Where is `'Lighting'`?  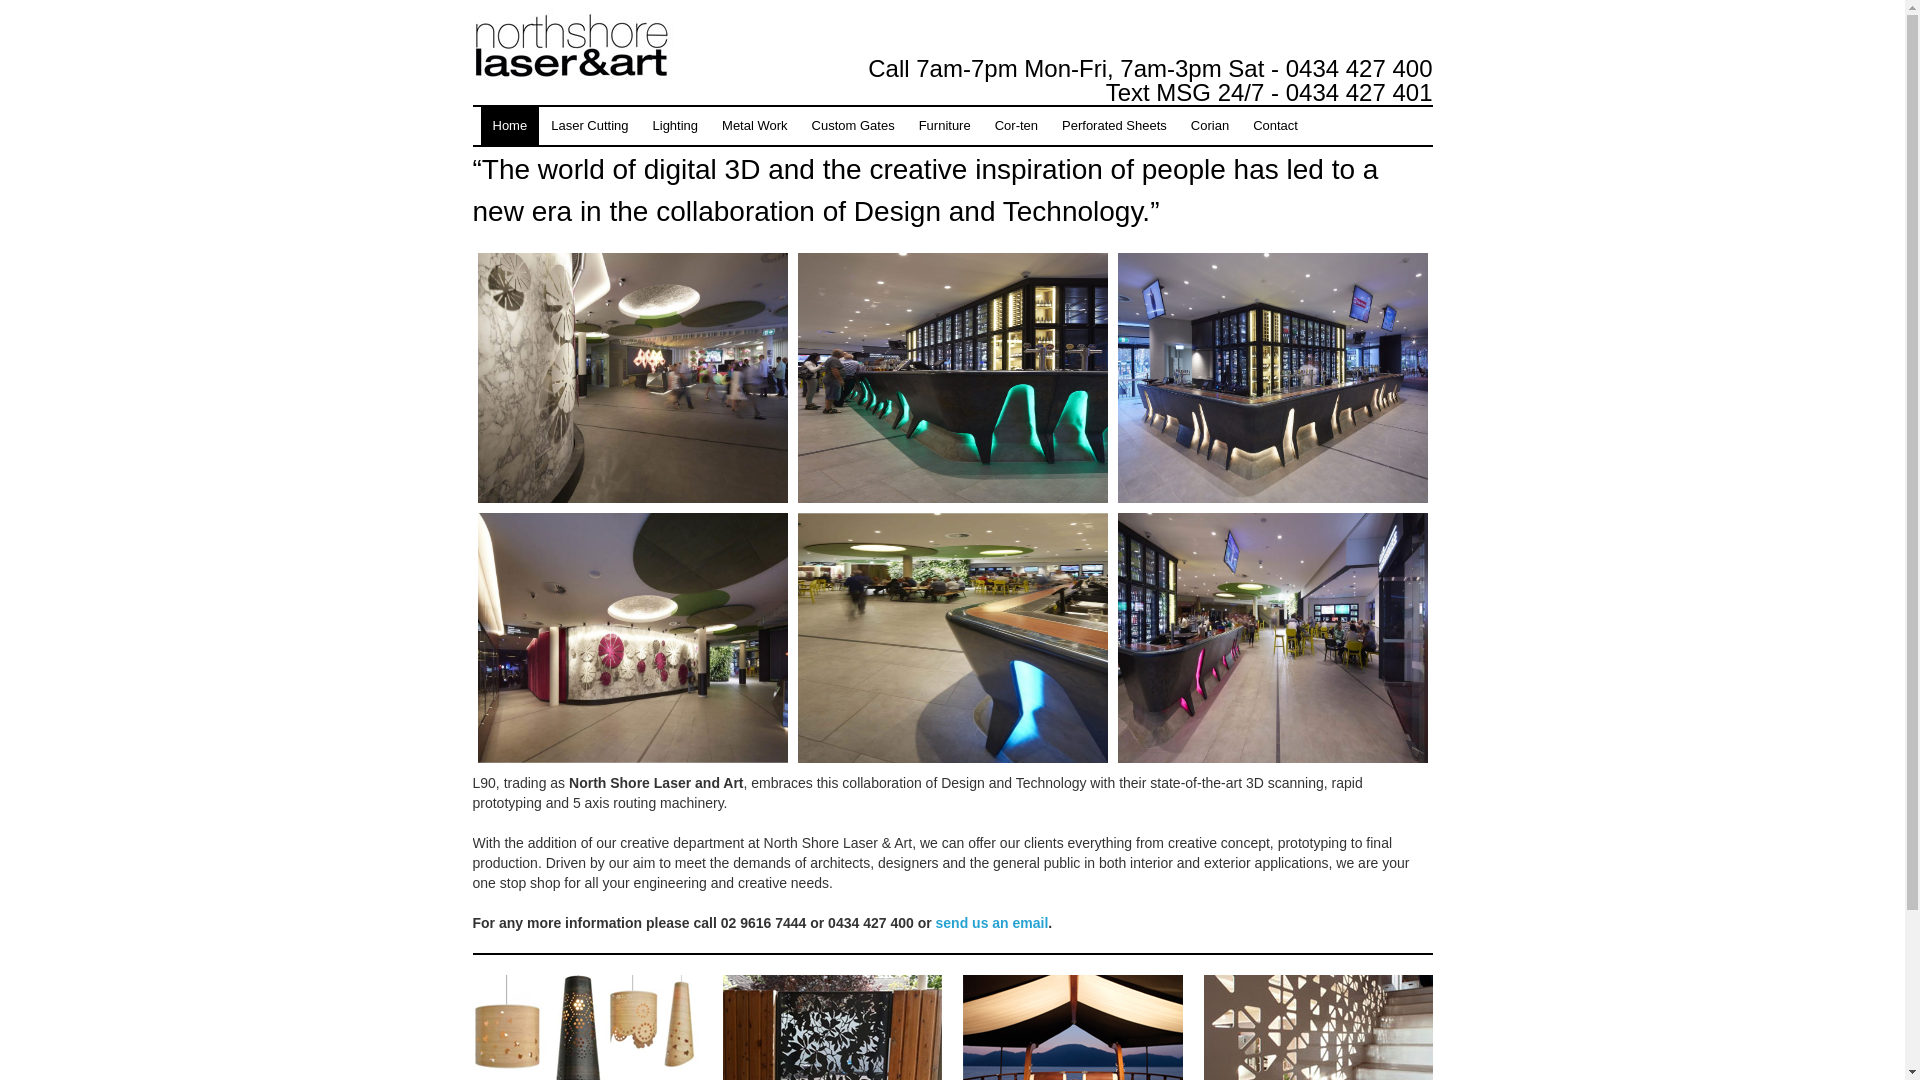
'Lighting' is located at coordinates (676, 126).